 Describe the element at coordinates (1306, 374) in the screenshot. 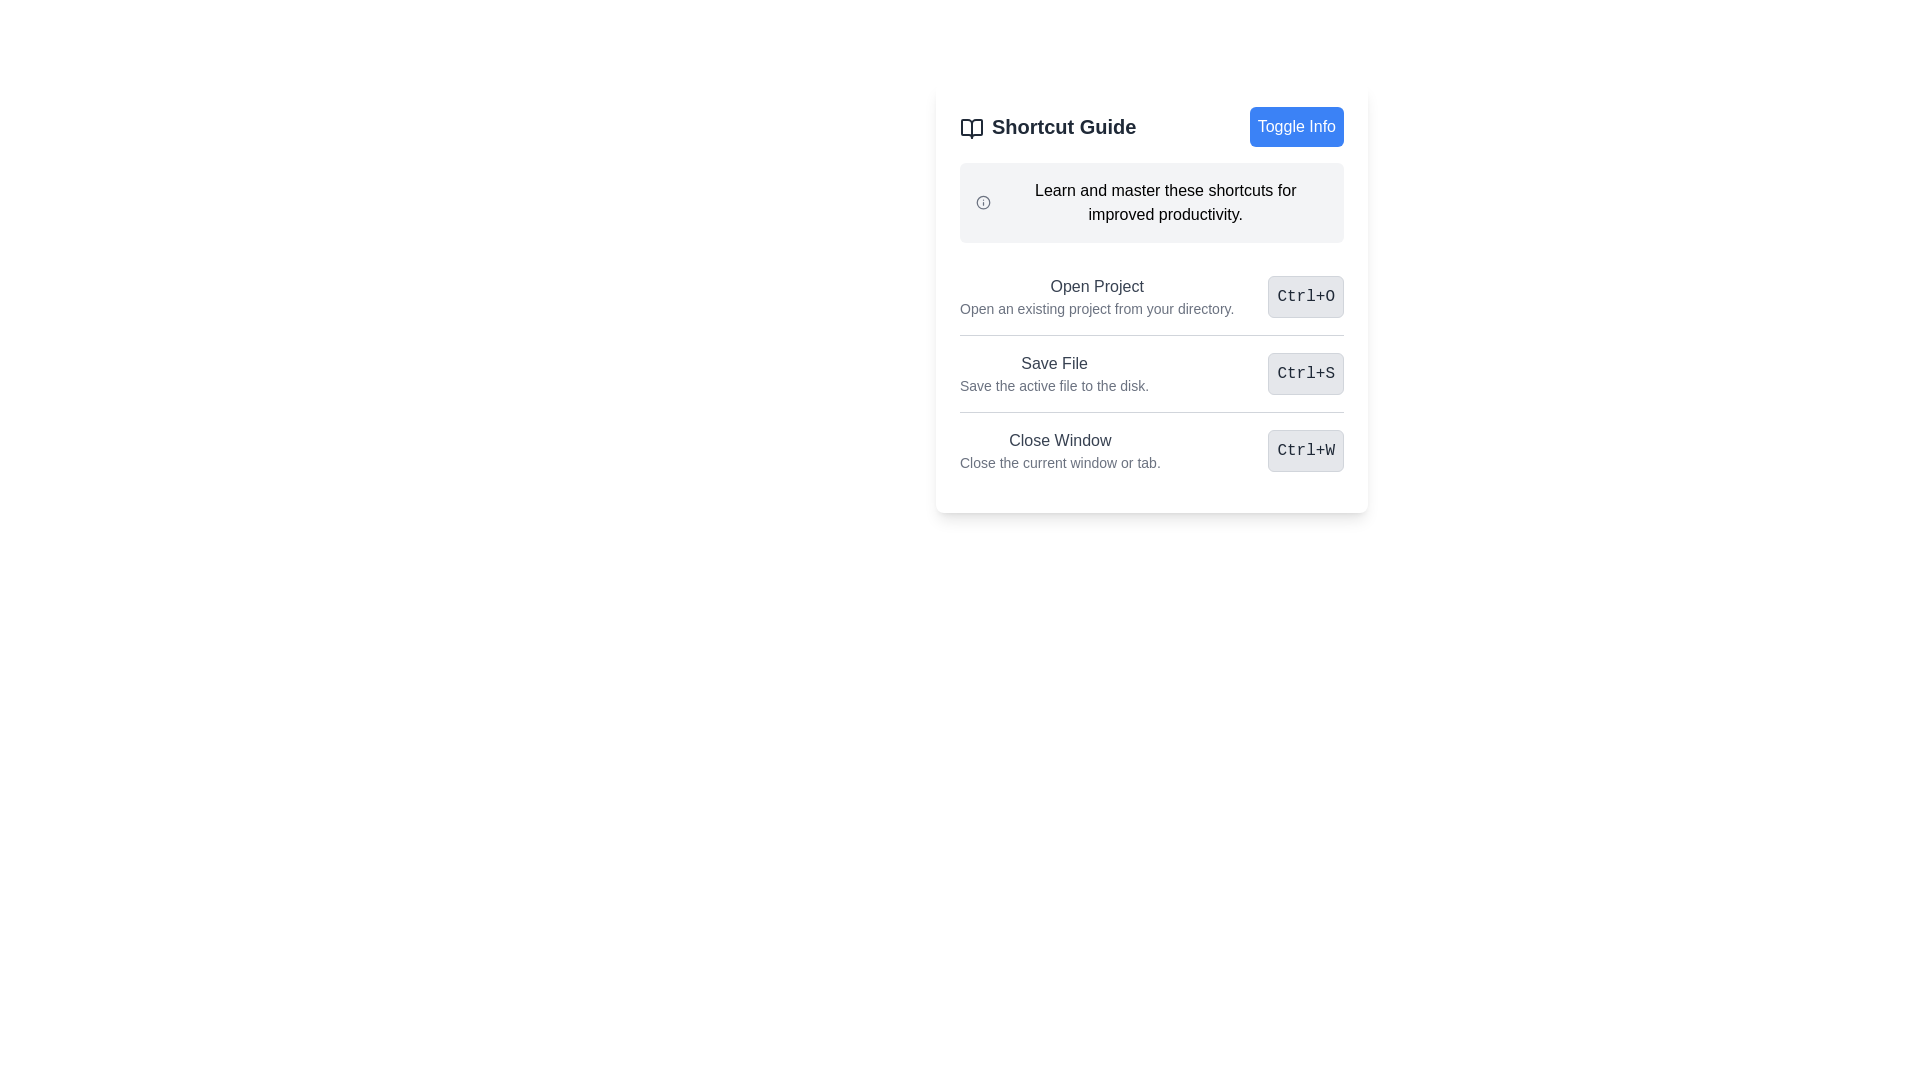

I see `the Text Display element that shows the keyboard shortcut (Ctrl+S) for saving files, positioned to the right of the description 'Save FileSave the active file to the disk.'` at that location.